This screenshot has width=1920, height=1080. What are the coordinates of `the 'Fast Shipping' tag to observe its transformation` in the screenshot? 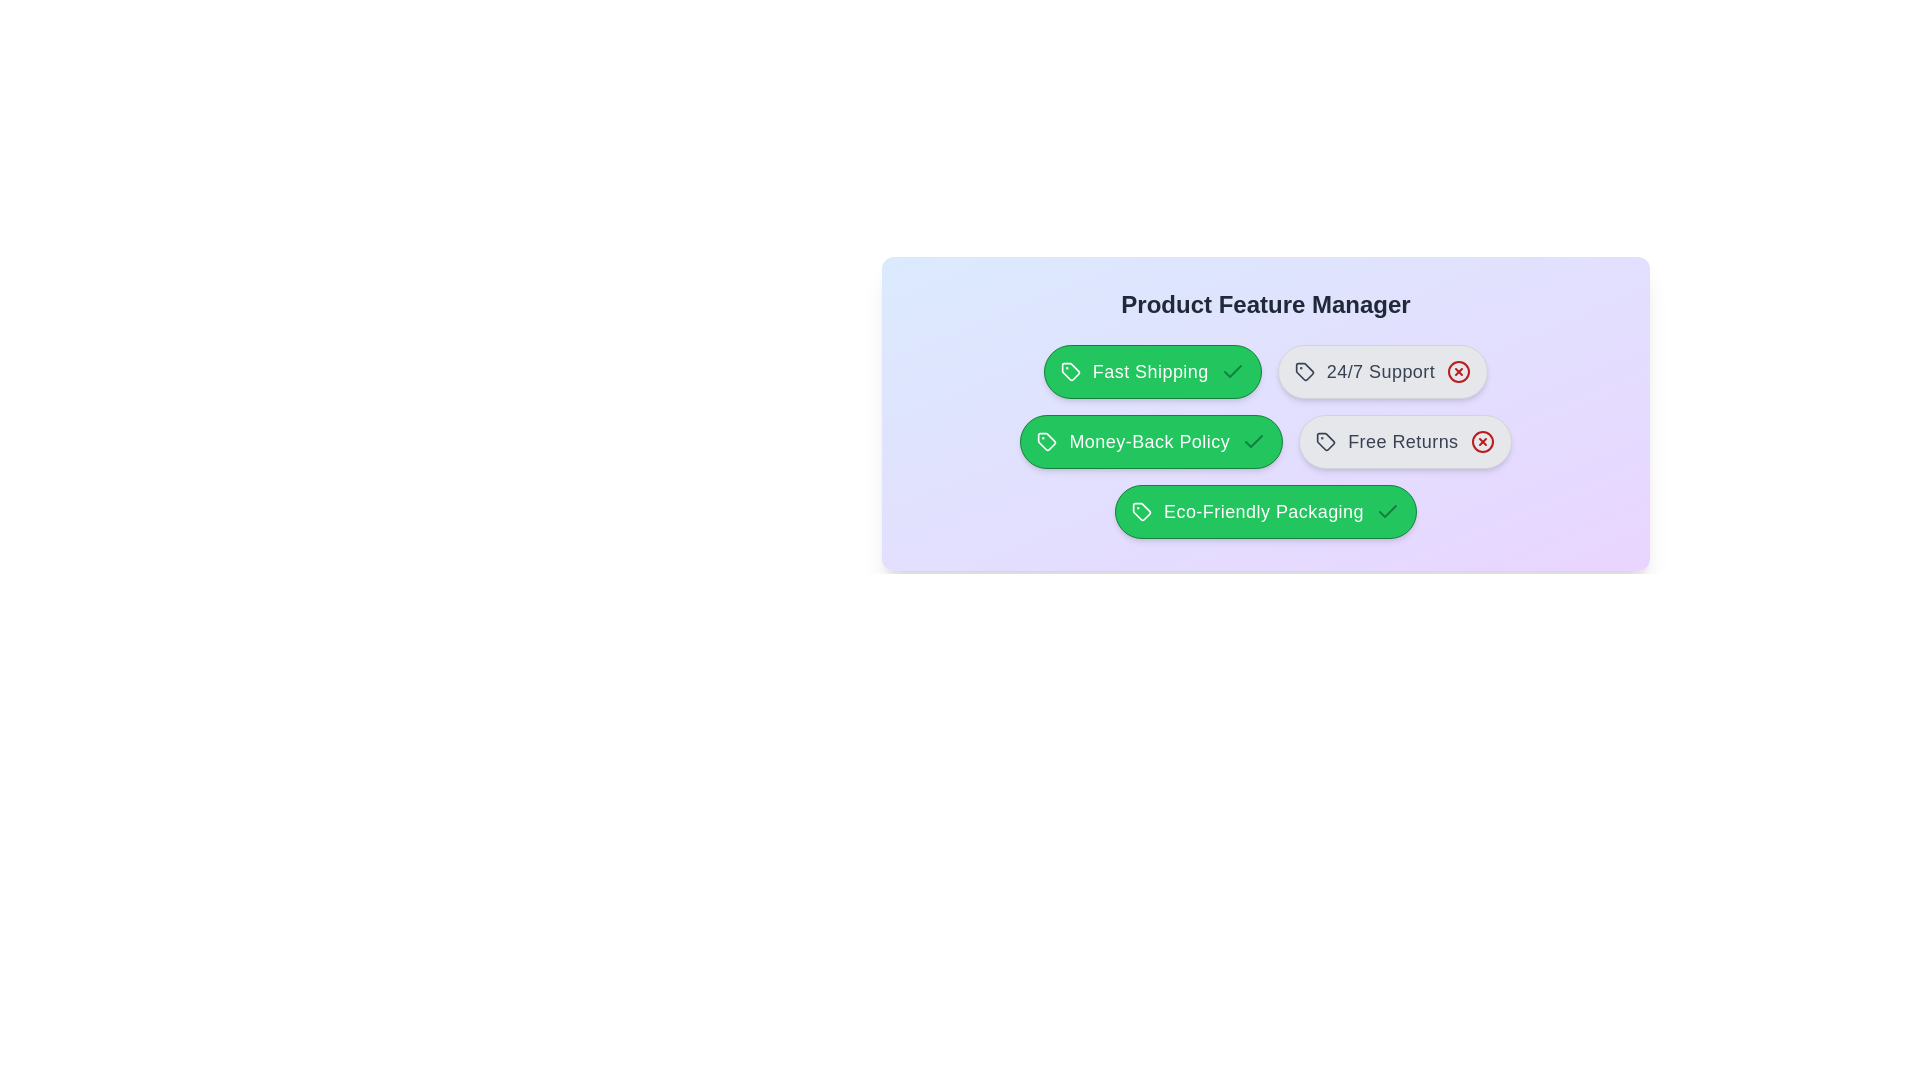 It's located at (1152, 371).